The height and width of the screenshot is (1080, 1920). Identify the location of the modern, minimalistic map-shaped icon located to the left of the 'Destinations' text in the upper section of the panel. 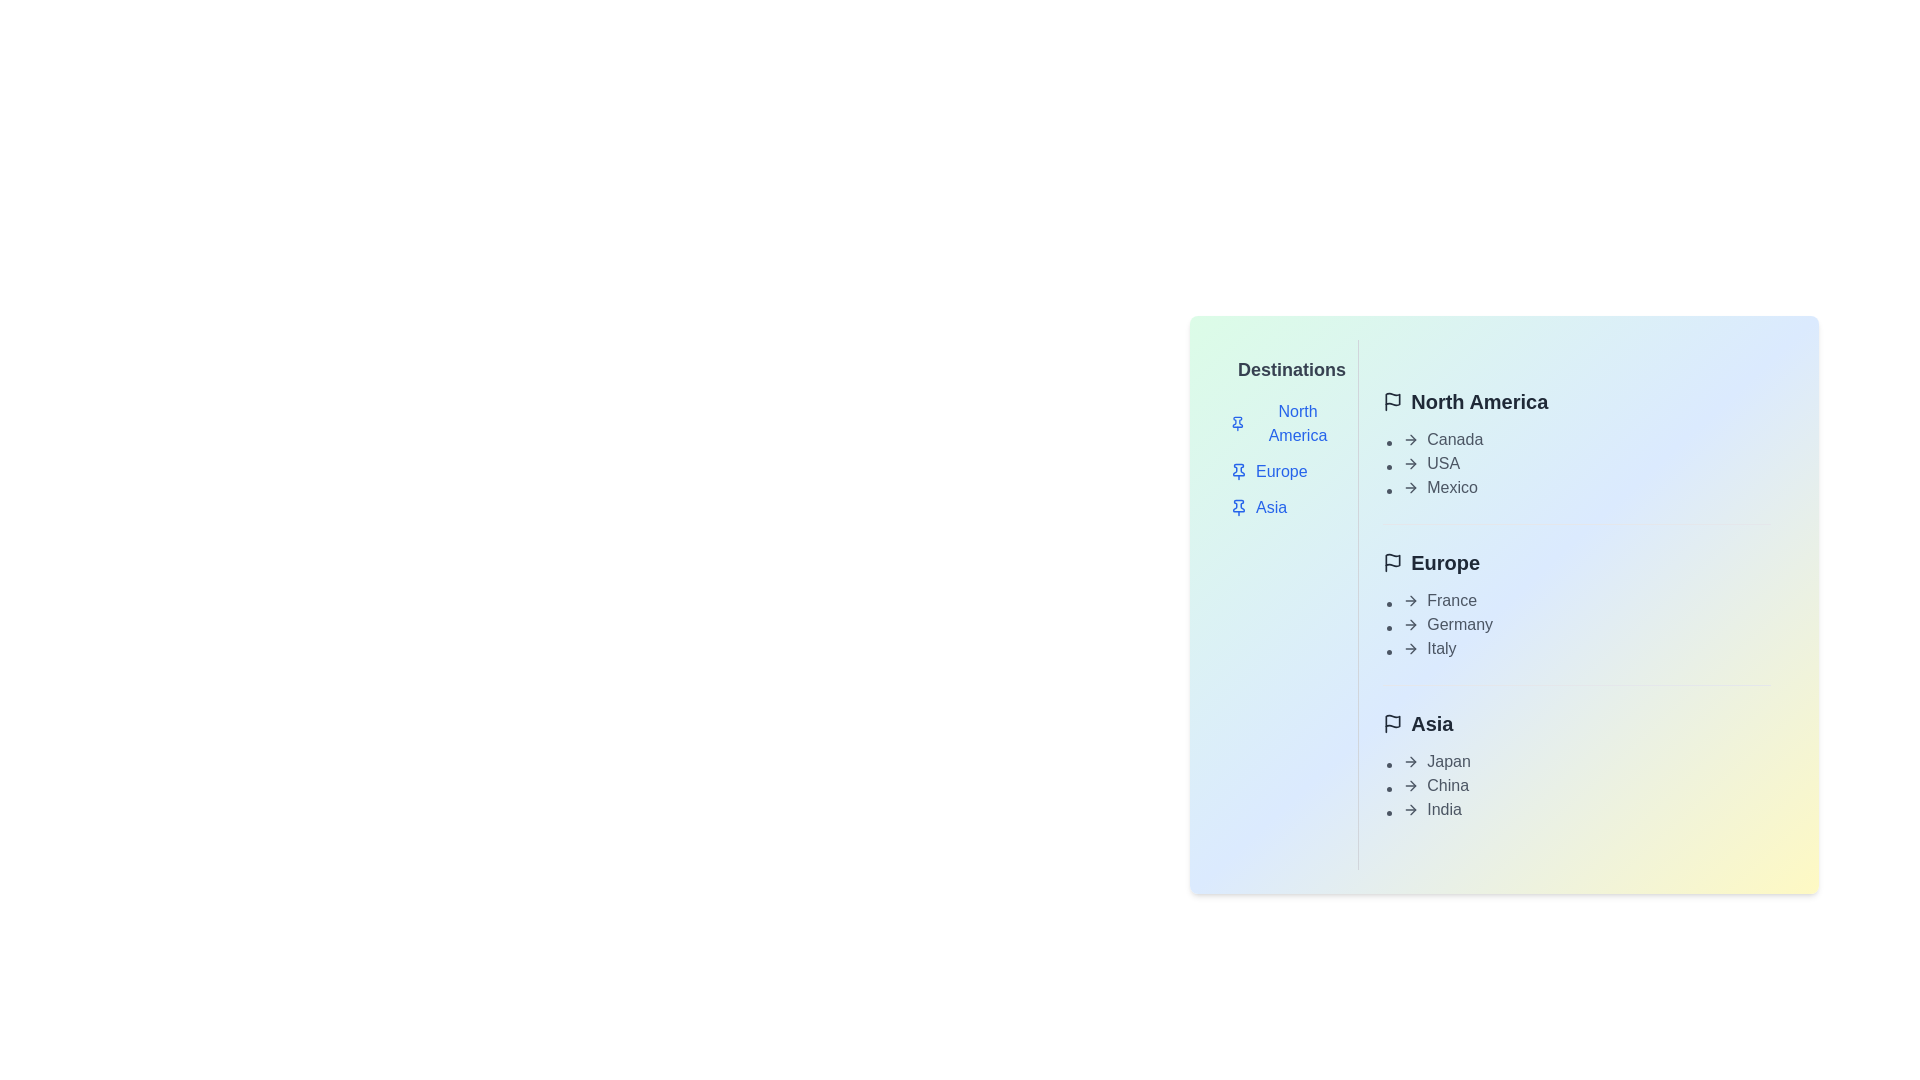
(1241, 371).